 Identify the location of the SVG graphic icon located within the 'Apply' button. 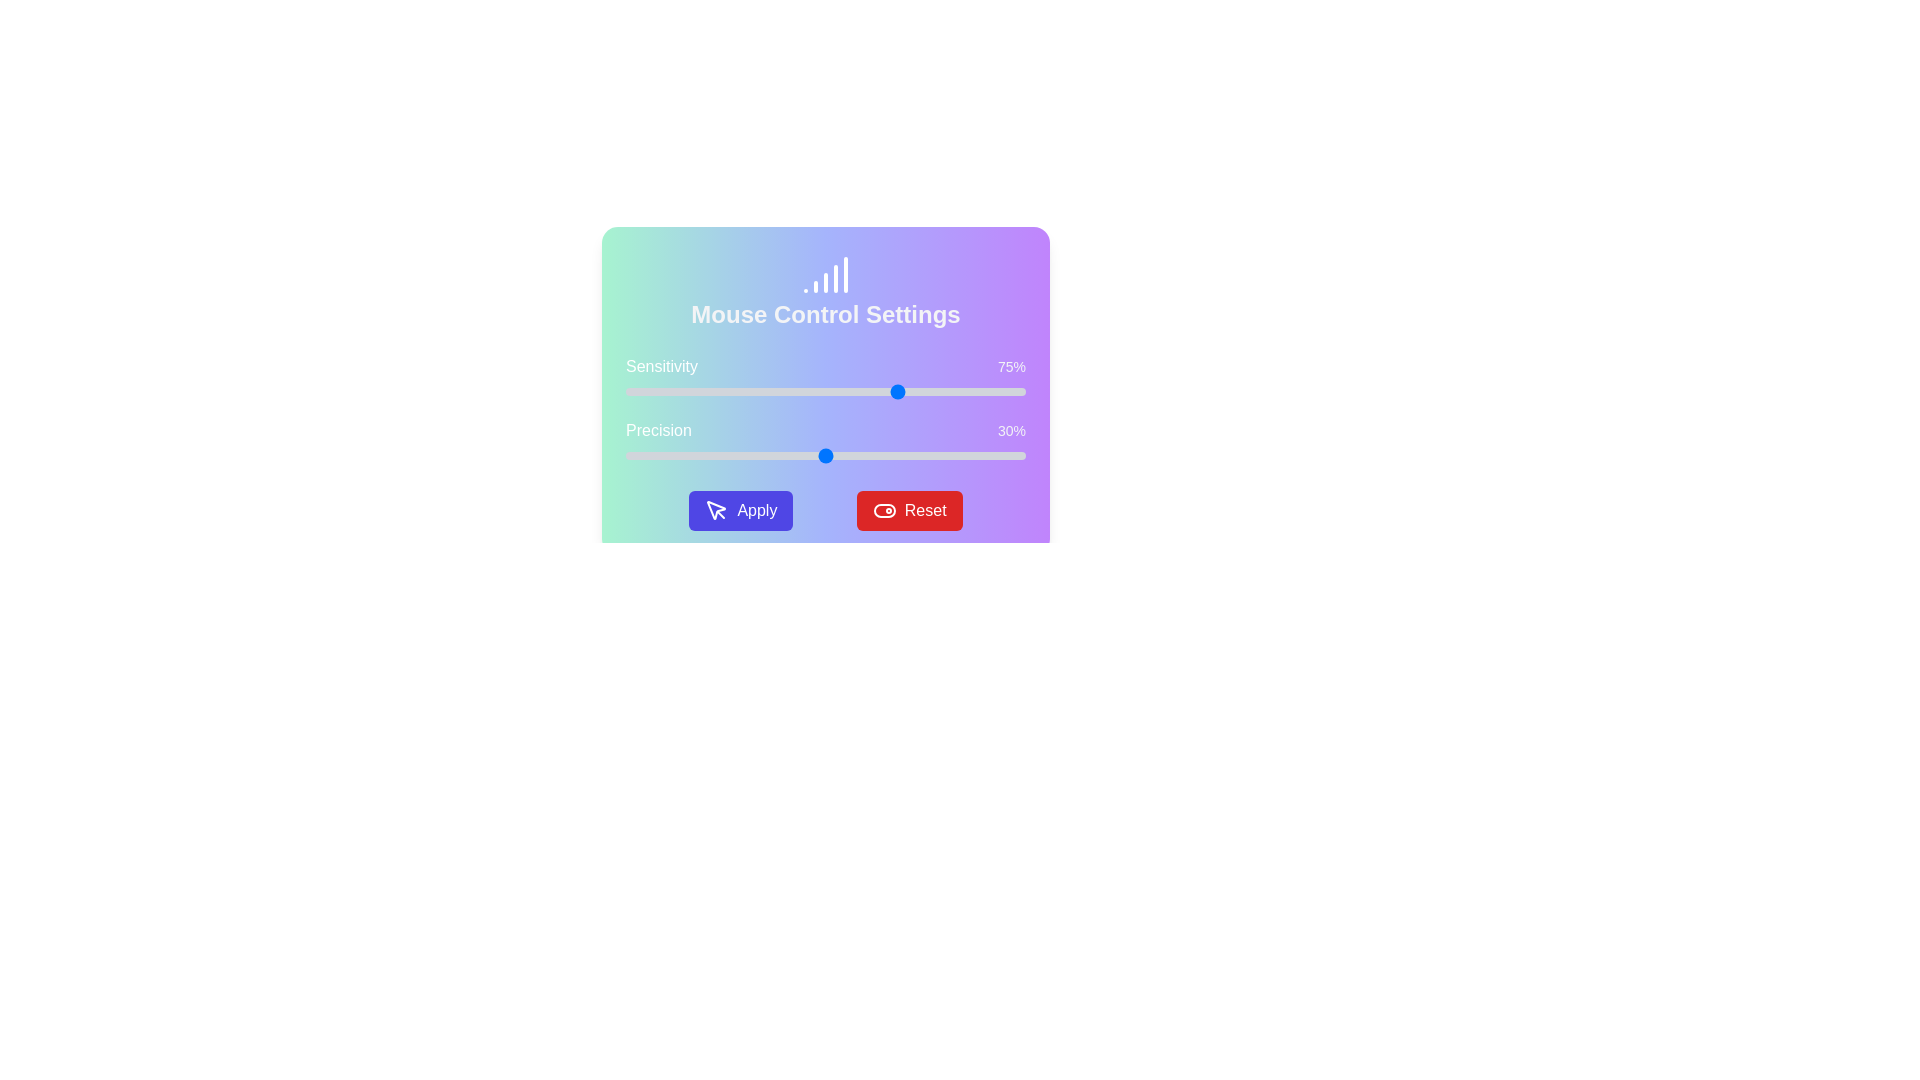
(717, 509).